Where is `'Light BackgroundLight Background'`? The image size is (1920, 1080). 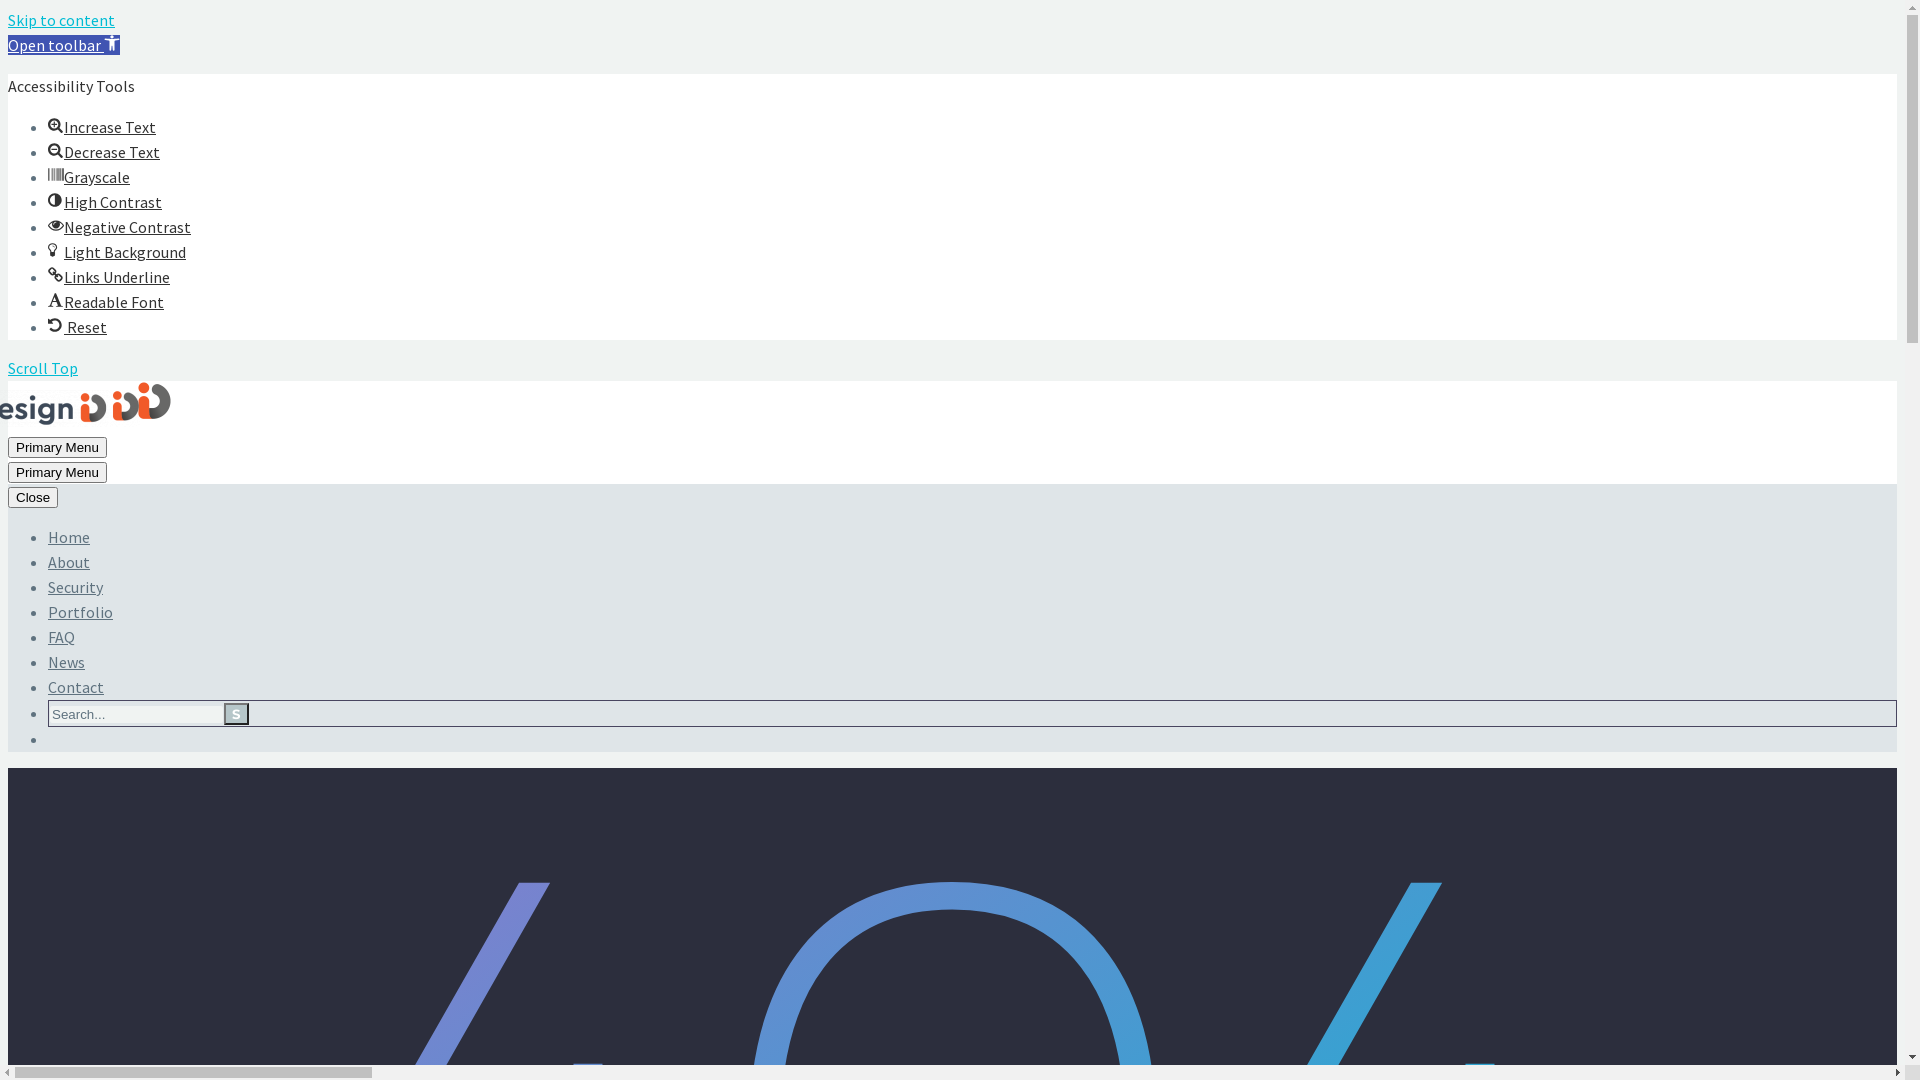 'Light BackgroundLight Background' is located at coordinates (115, 250).